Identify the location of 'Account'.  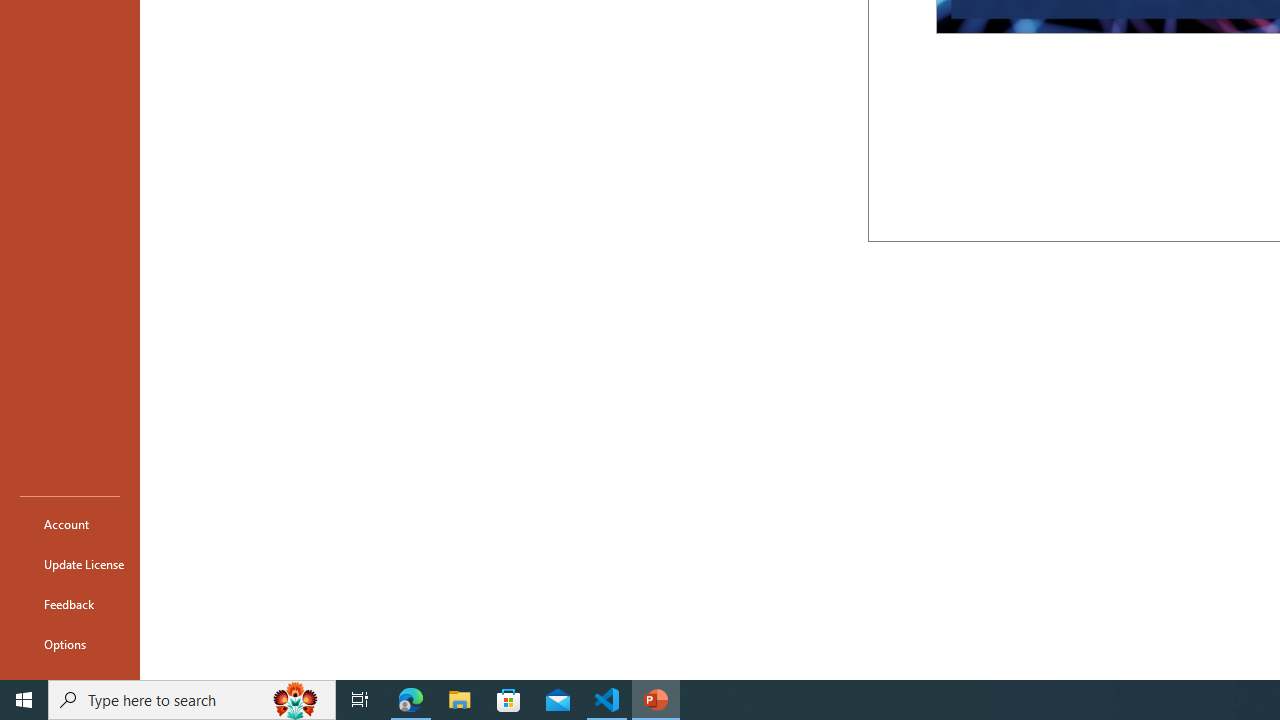
(69, 523).